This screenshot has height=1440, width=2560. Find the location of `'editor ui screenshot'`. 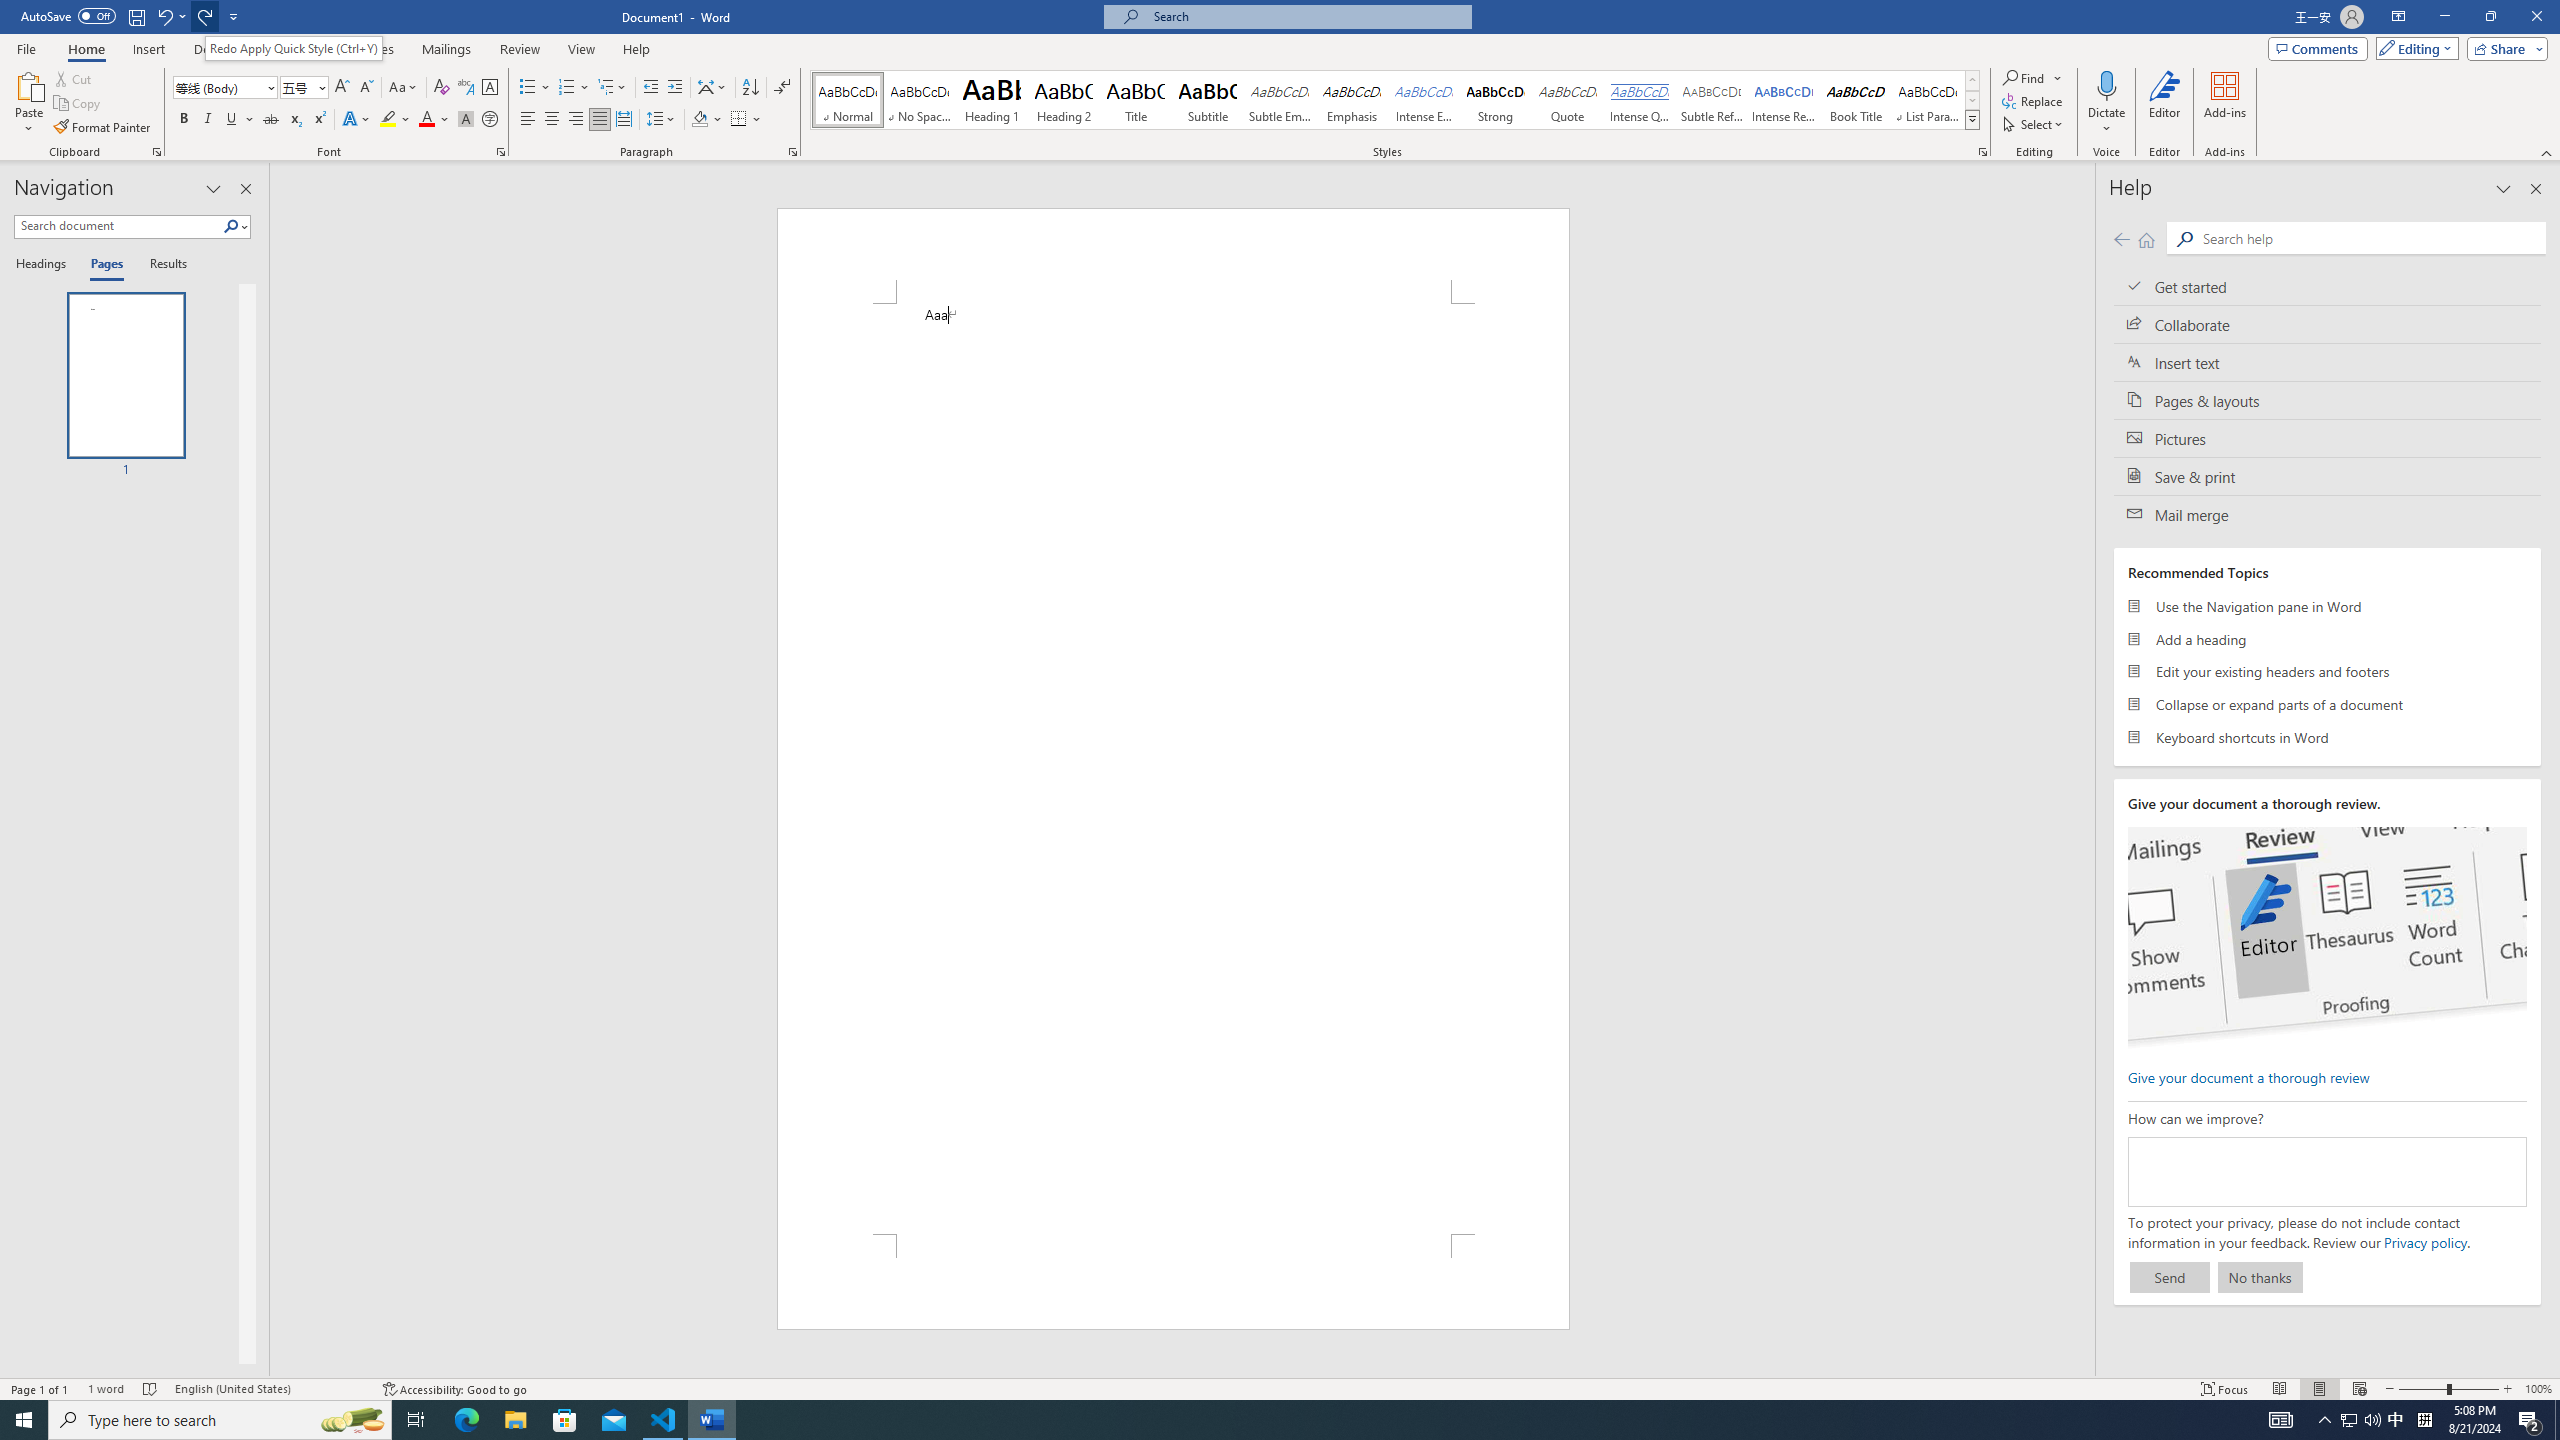

'editor ui screenshot' is located at coordinates (2327, 937).